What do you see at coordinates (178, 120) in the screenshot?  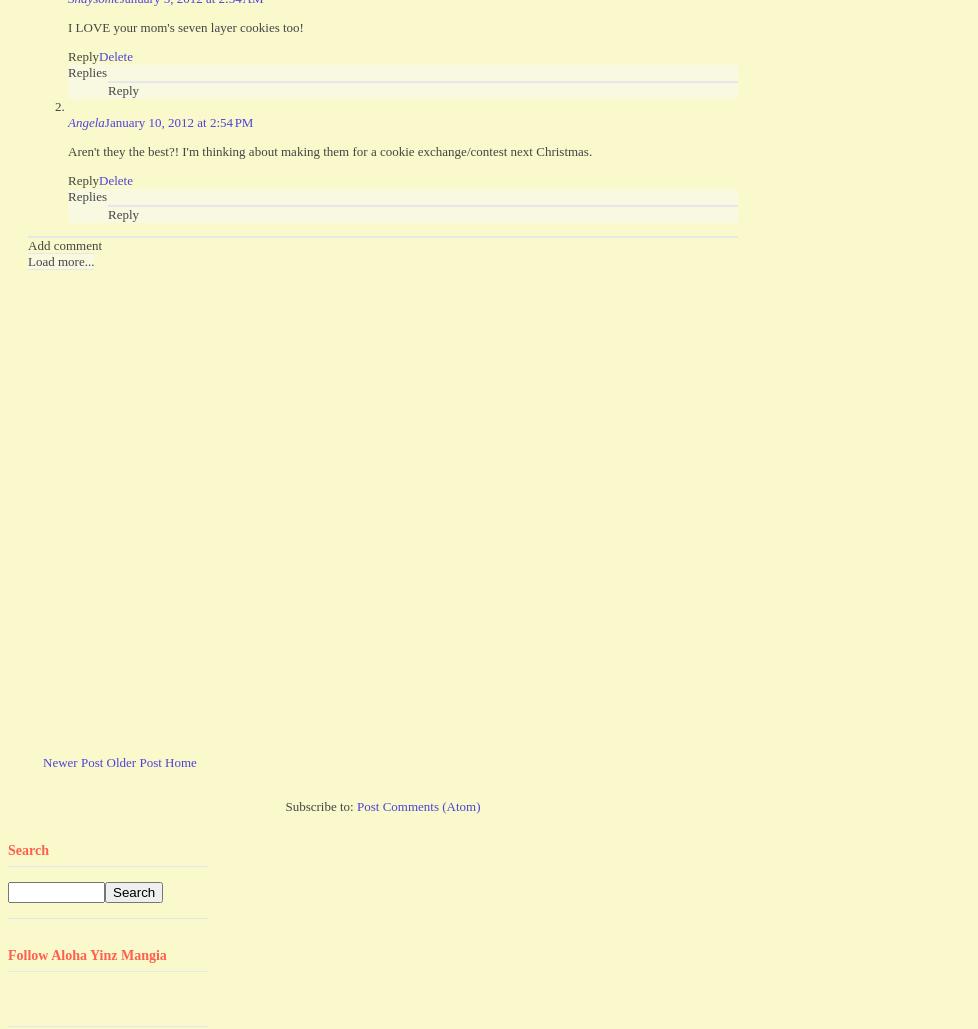 I see `'January 10, 2012 at 2:54 PM'` at bounding box center [178, 120].